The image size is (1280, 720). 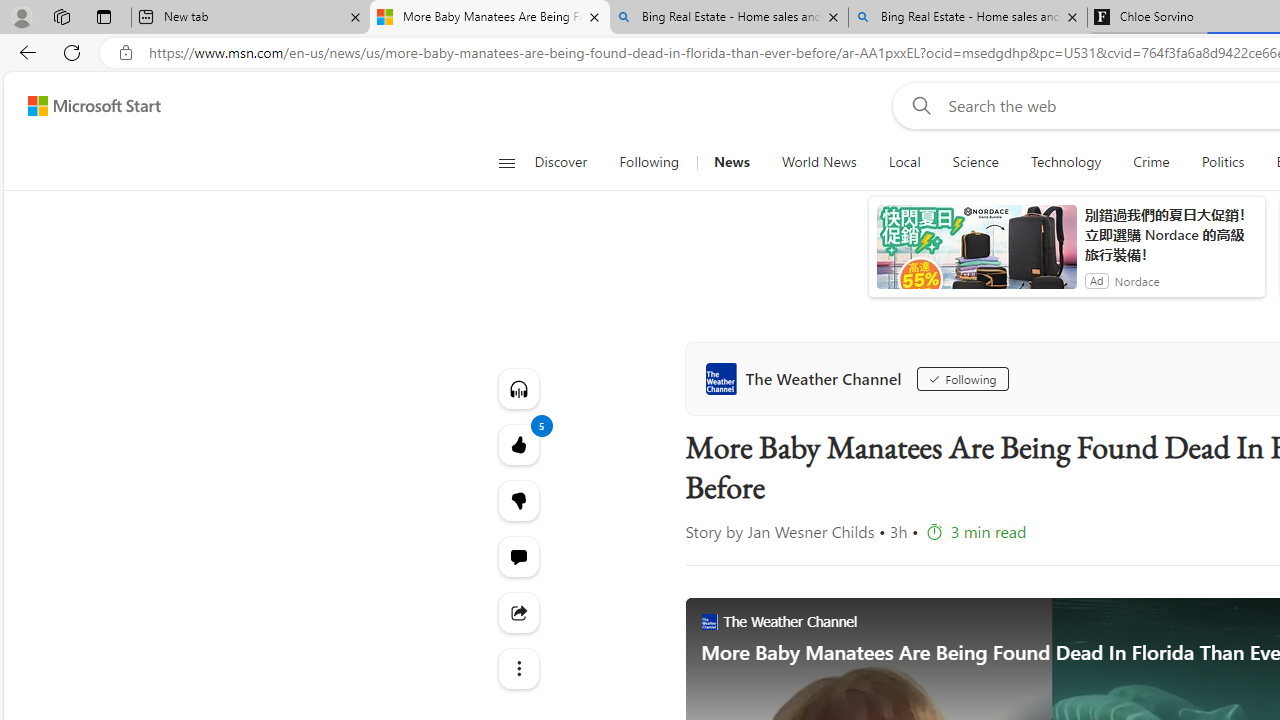 What do you see at coordinates (86, 105) in the screenshot?
I see `'Skip to content'` at bounding box center [86, 105].